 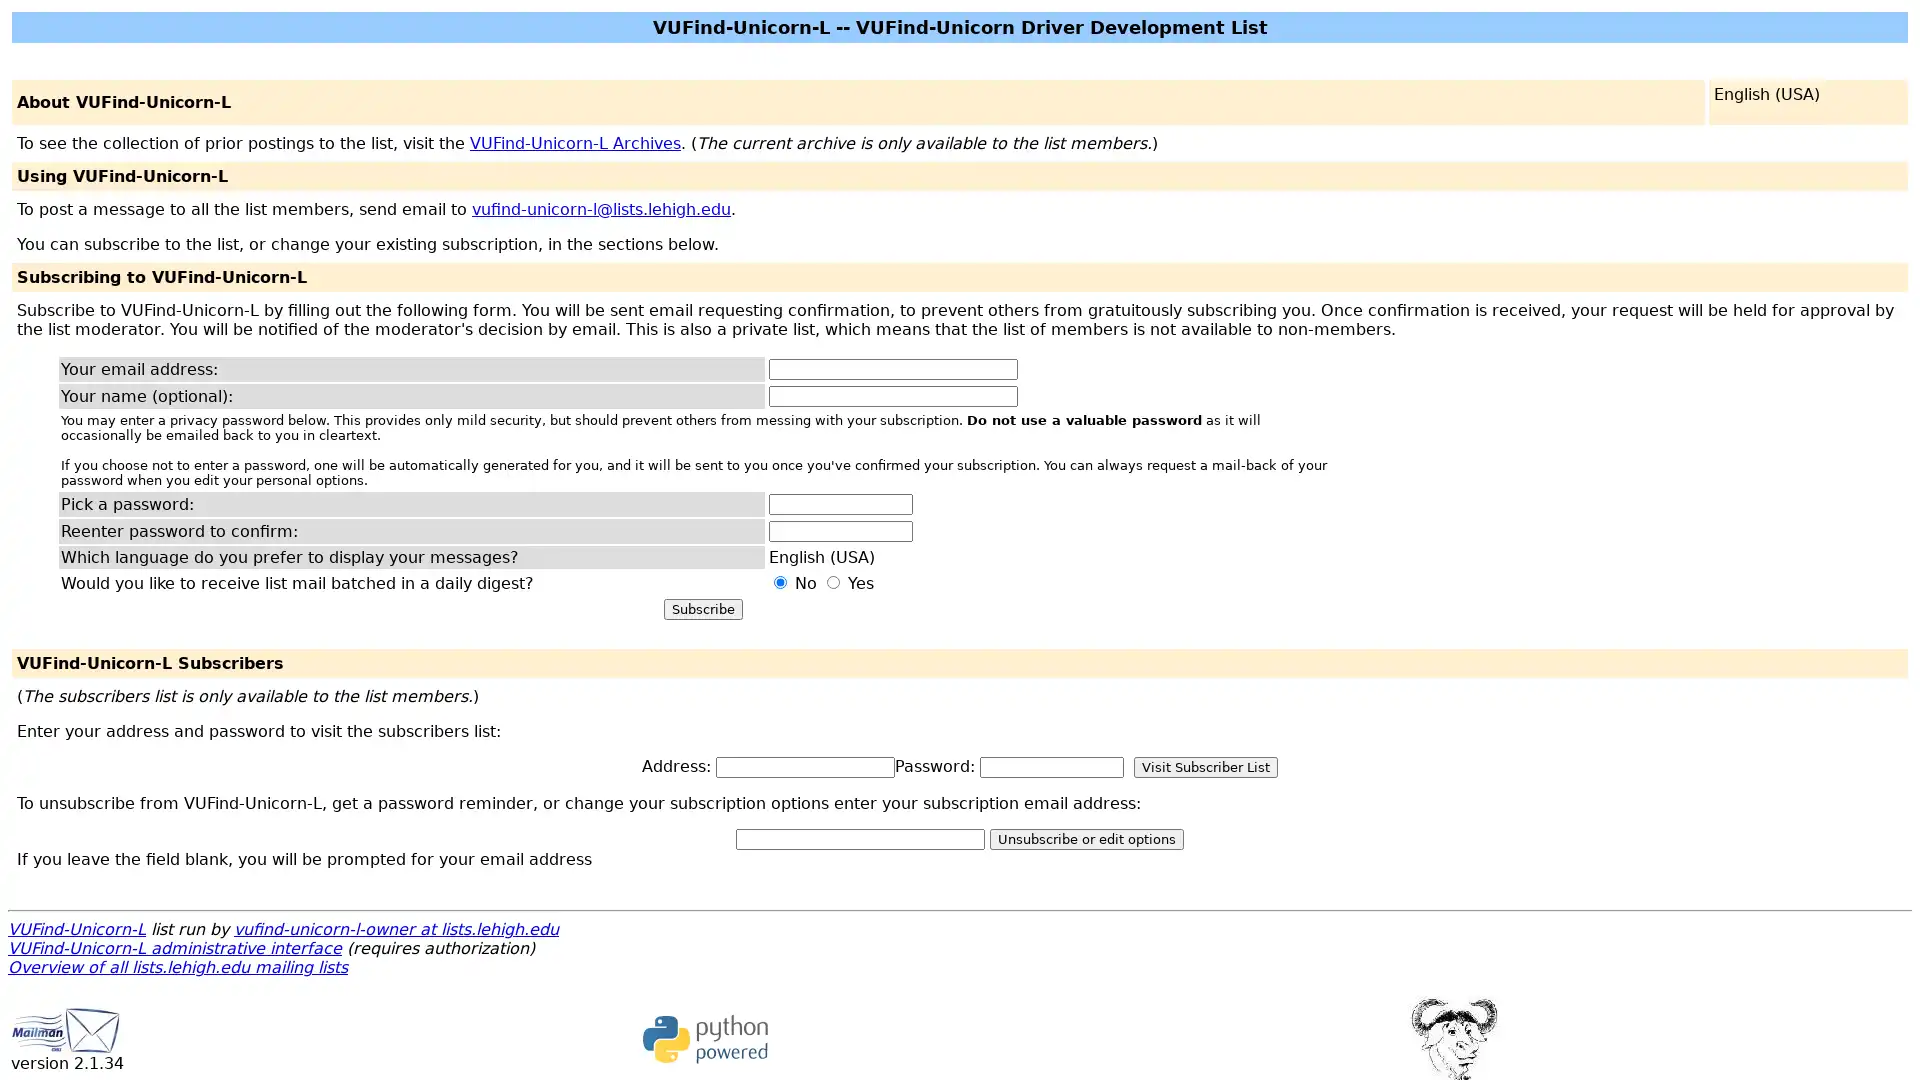 What do you see at coordinates (702, 608) in the screenshot?
I see `Subscribe` at bounding box center [702, 608].